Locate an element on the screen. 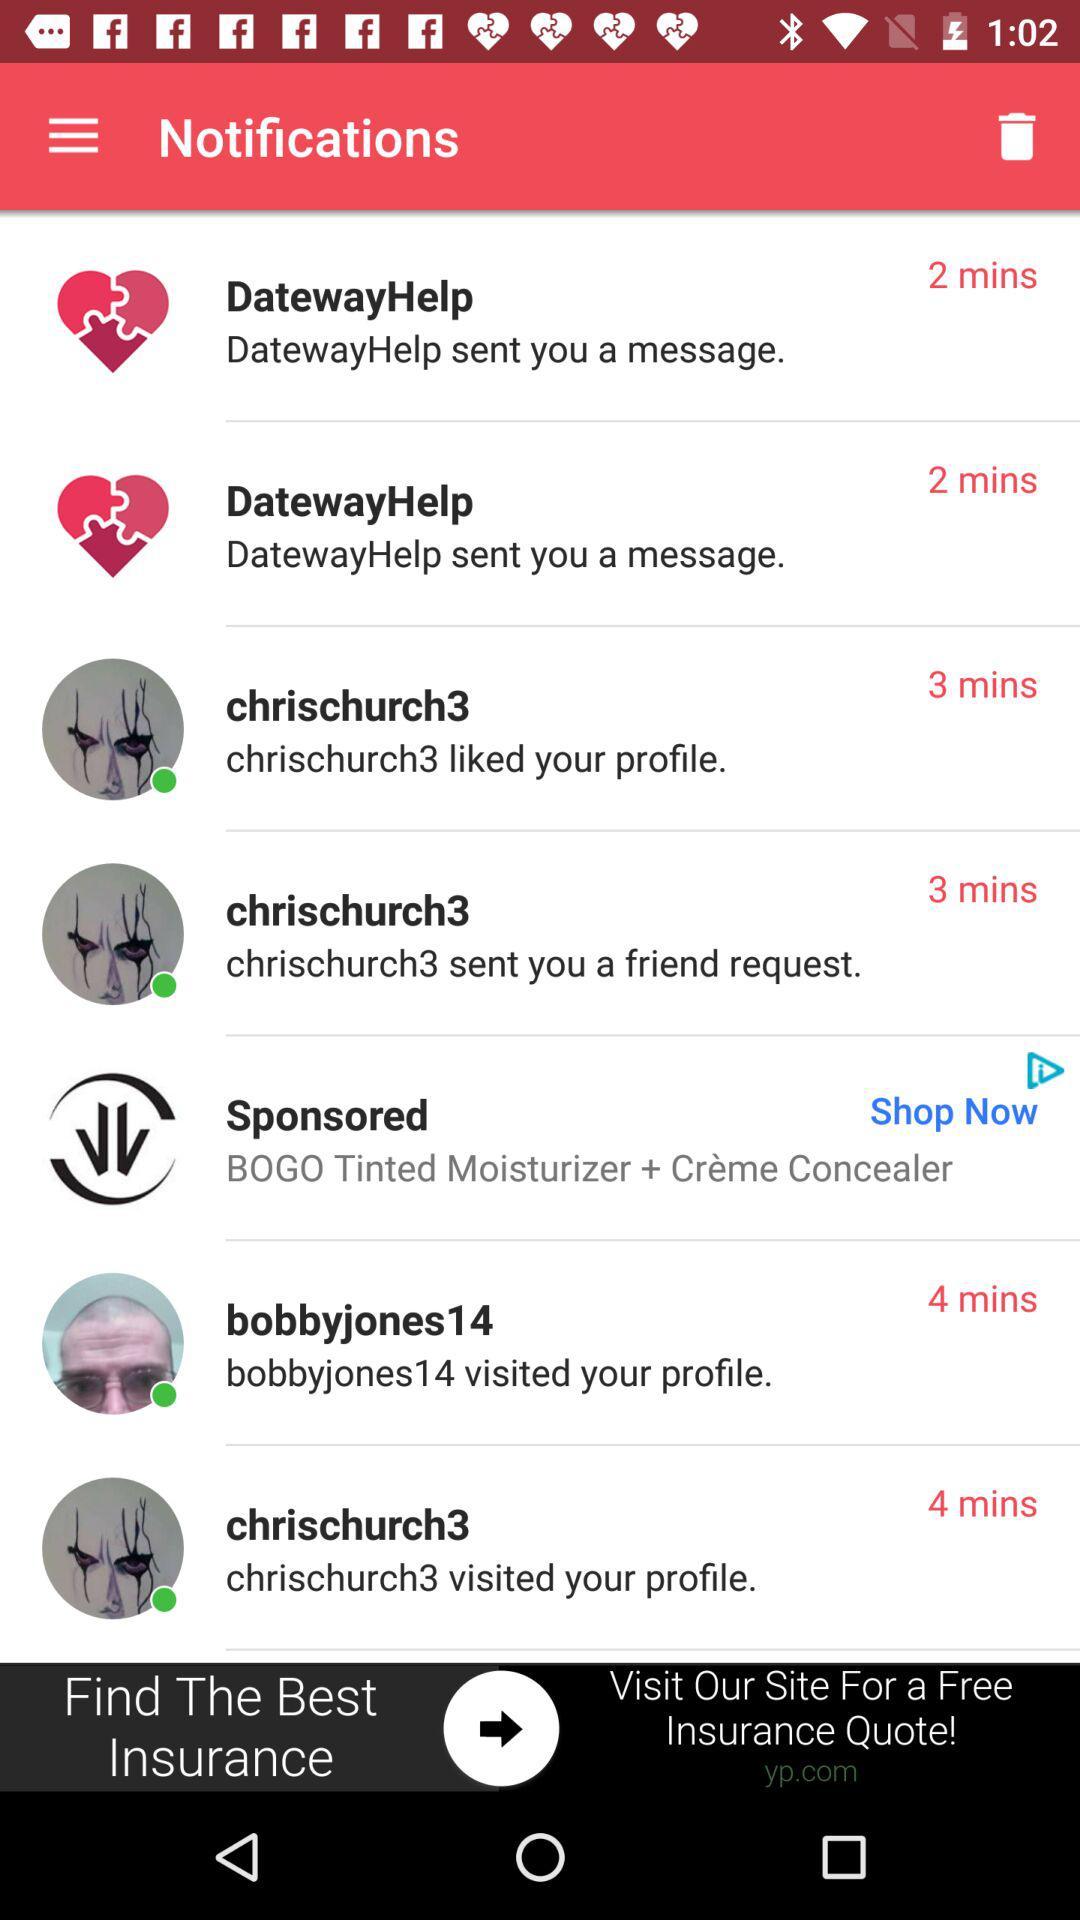 This screenshot has width=1080, height=1920. advertiser site is located at coordinates (540, 1727).